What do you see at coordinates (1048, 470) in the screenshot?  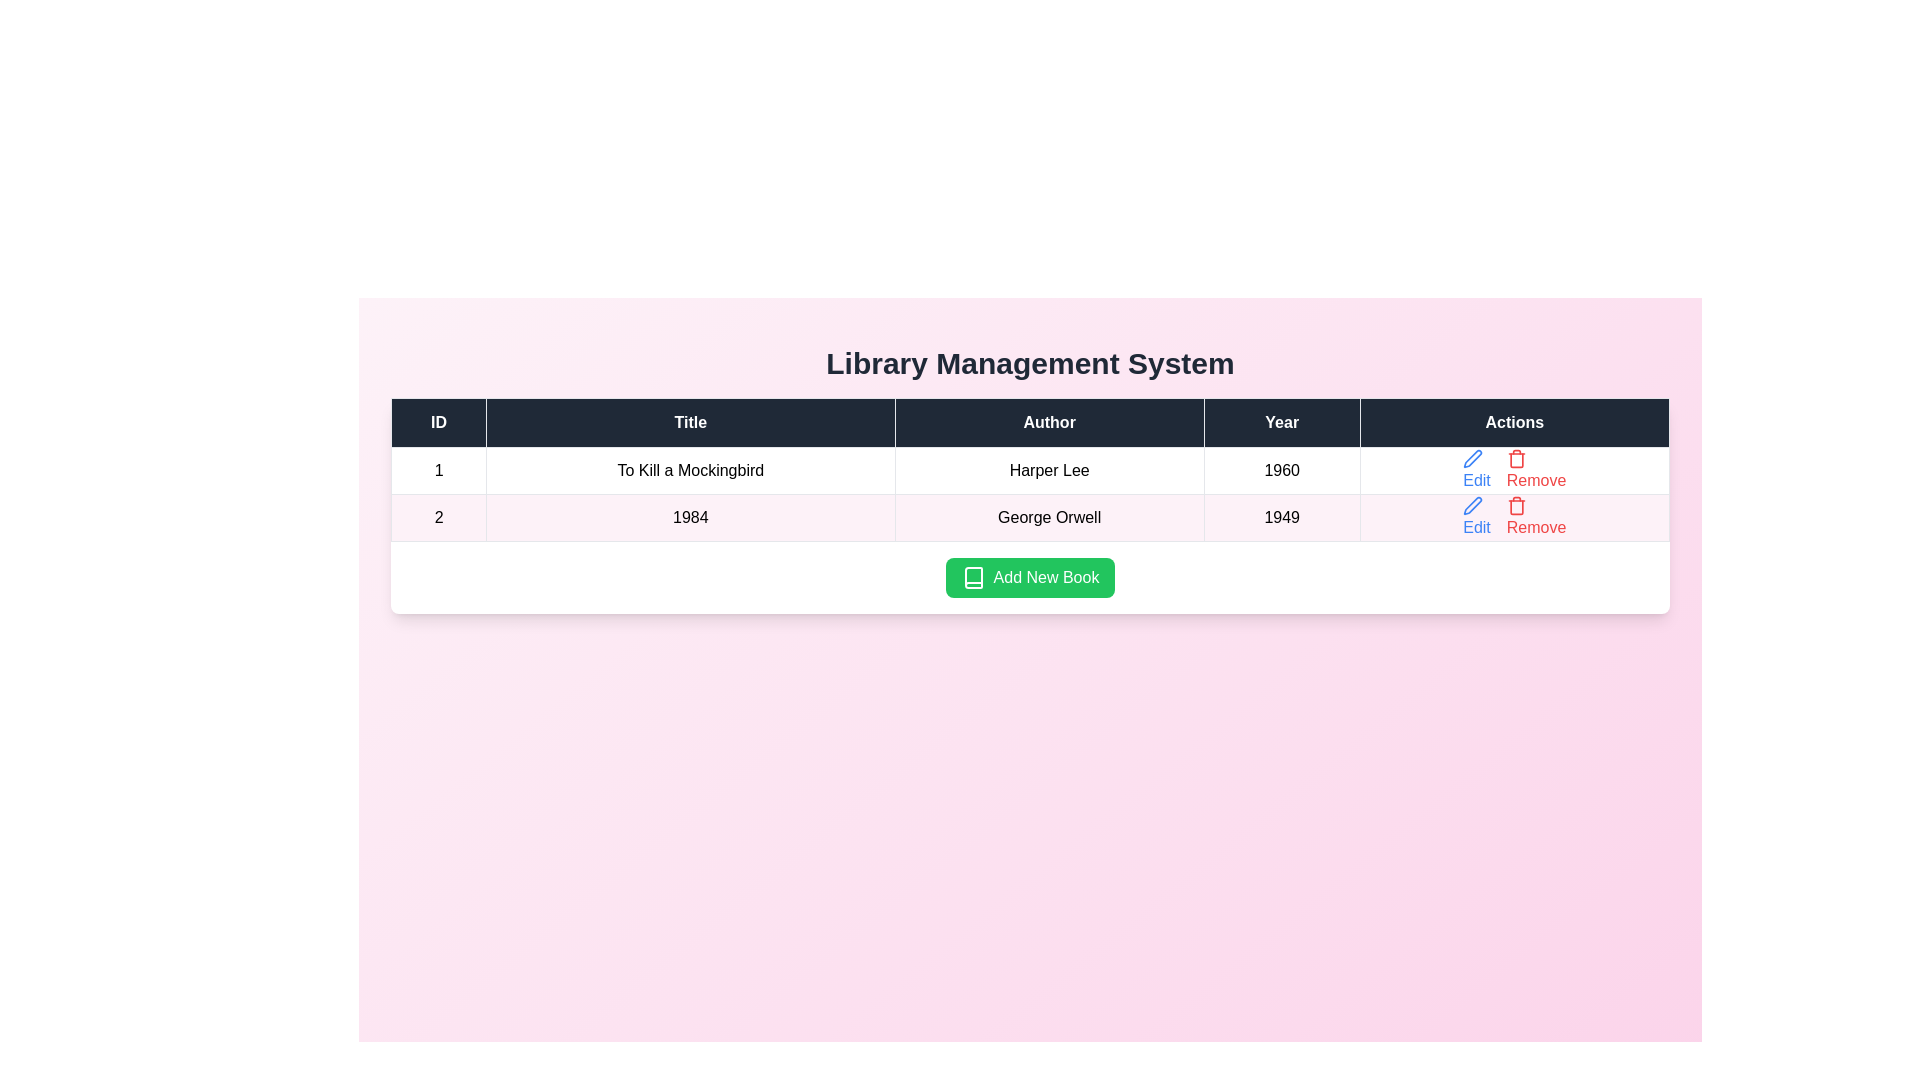 I see `the Text label displaying the author's name 'Harper Lee' in the 'To Kill a Mockingbird' book entry under the 'Author' column` at bounding box center [1048, 470].